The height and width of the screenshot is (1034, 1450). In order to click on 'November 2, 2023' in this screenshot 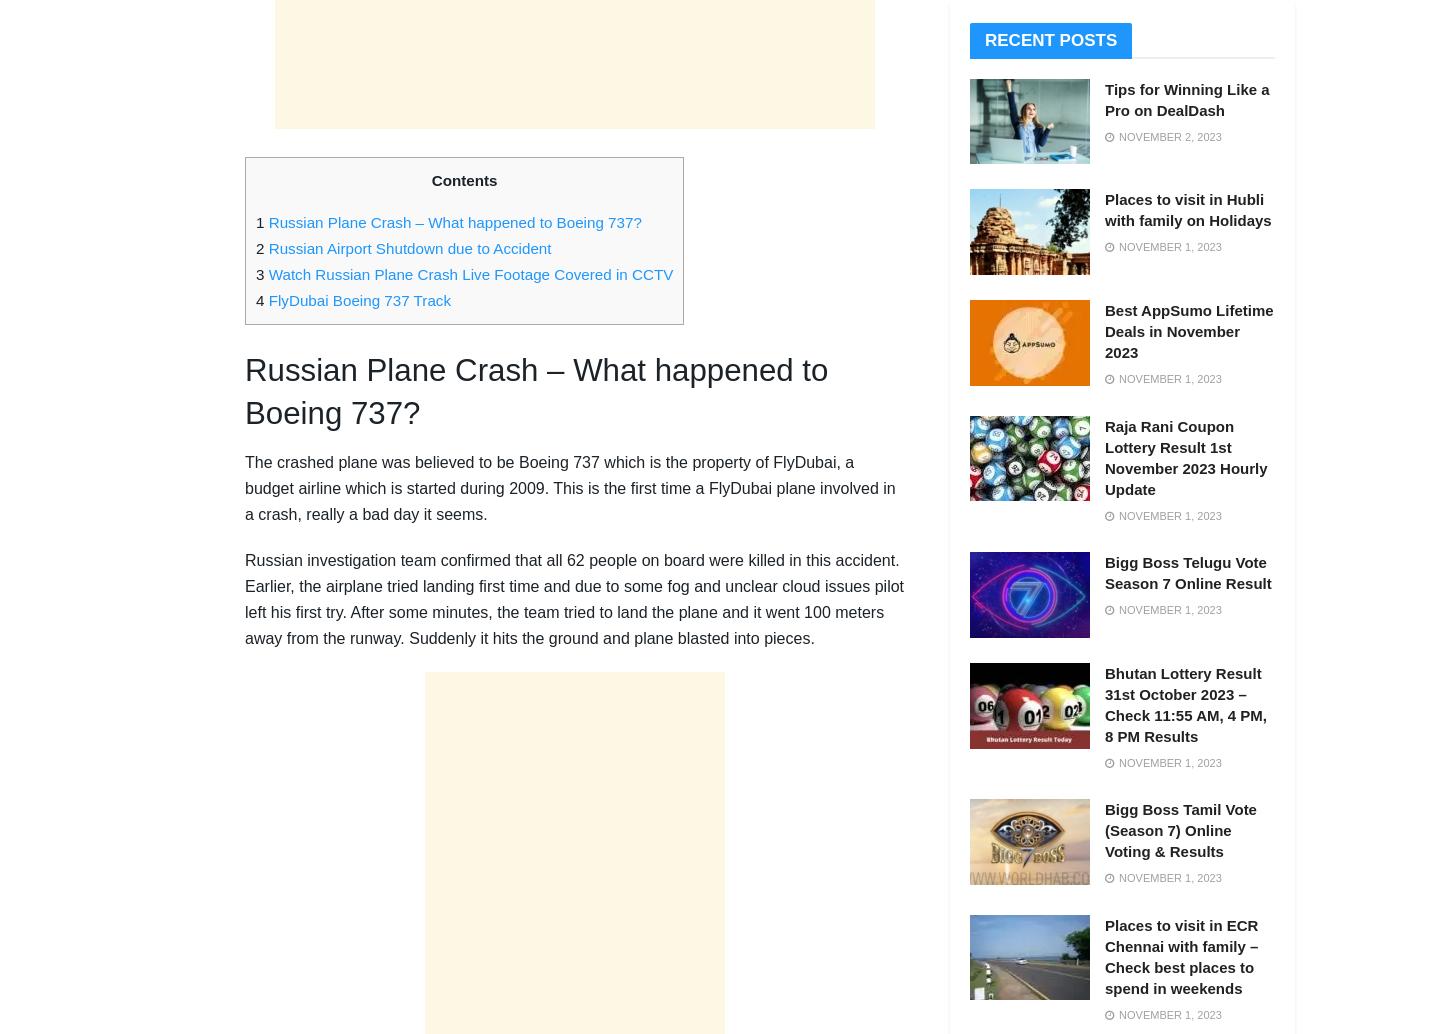, I will do `click(1115, 135)`.